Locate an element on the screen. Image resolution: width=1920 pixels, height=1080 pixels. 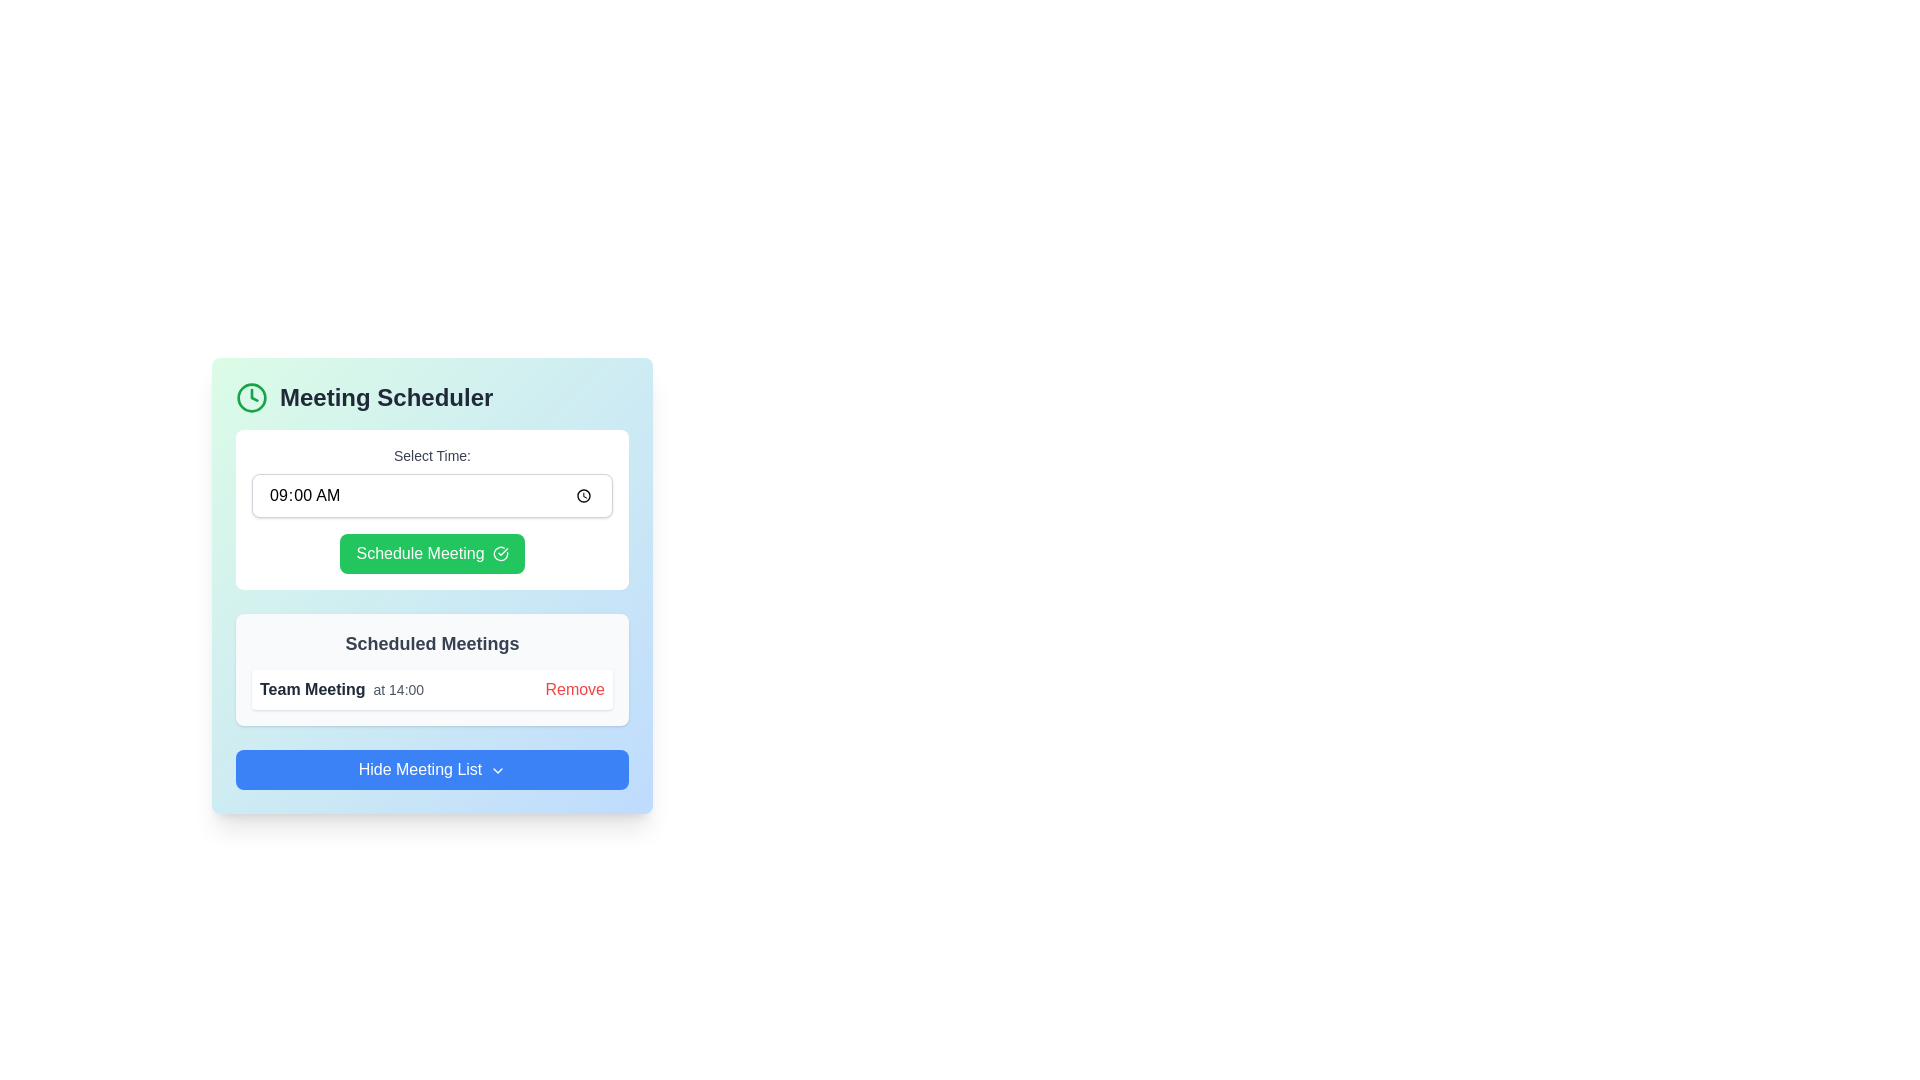
the blue rectangular button labeled 'Hide Meeting List' located at the bottom of the 'Meeting Scheduler' interface to trigger the browser-specific context menu is located at coordinates (431, 769).